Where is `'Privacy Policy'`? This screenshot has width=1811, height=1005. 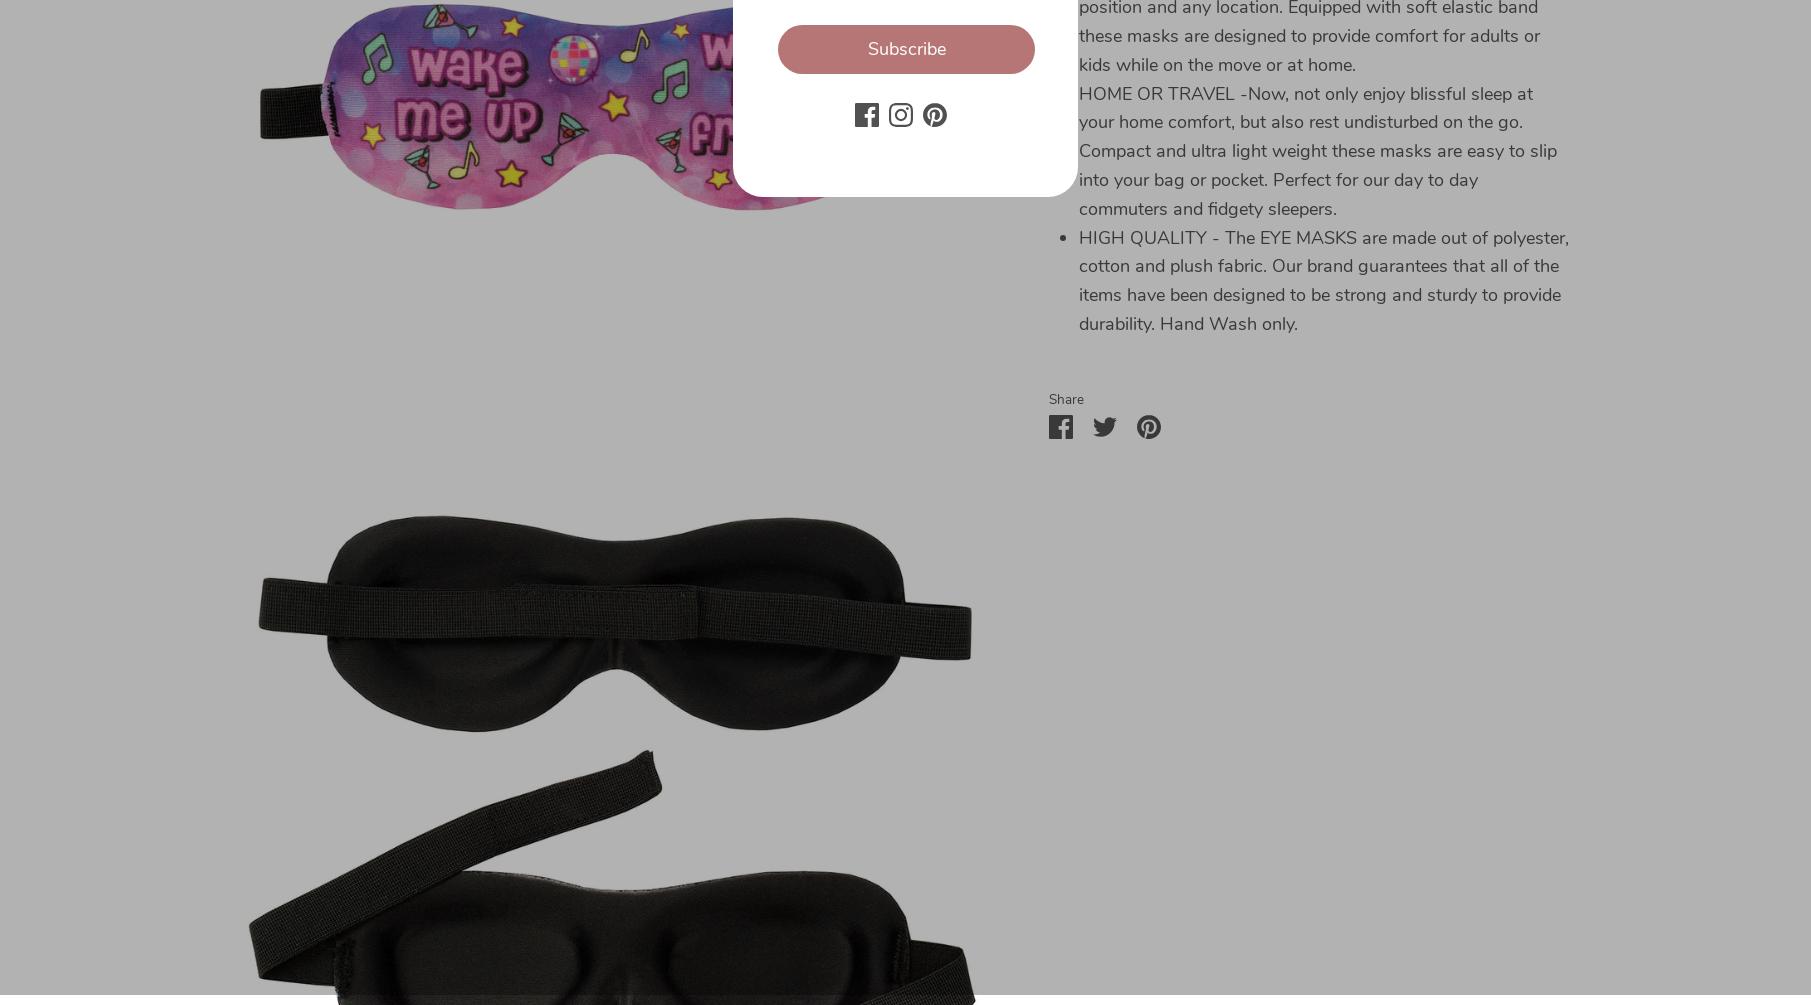 'Privacy Policy' is located at coordinates (159, 750).